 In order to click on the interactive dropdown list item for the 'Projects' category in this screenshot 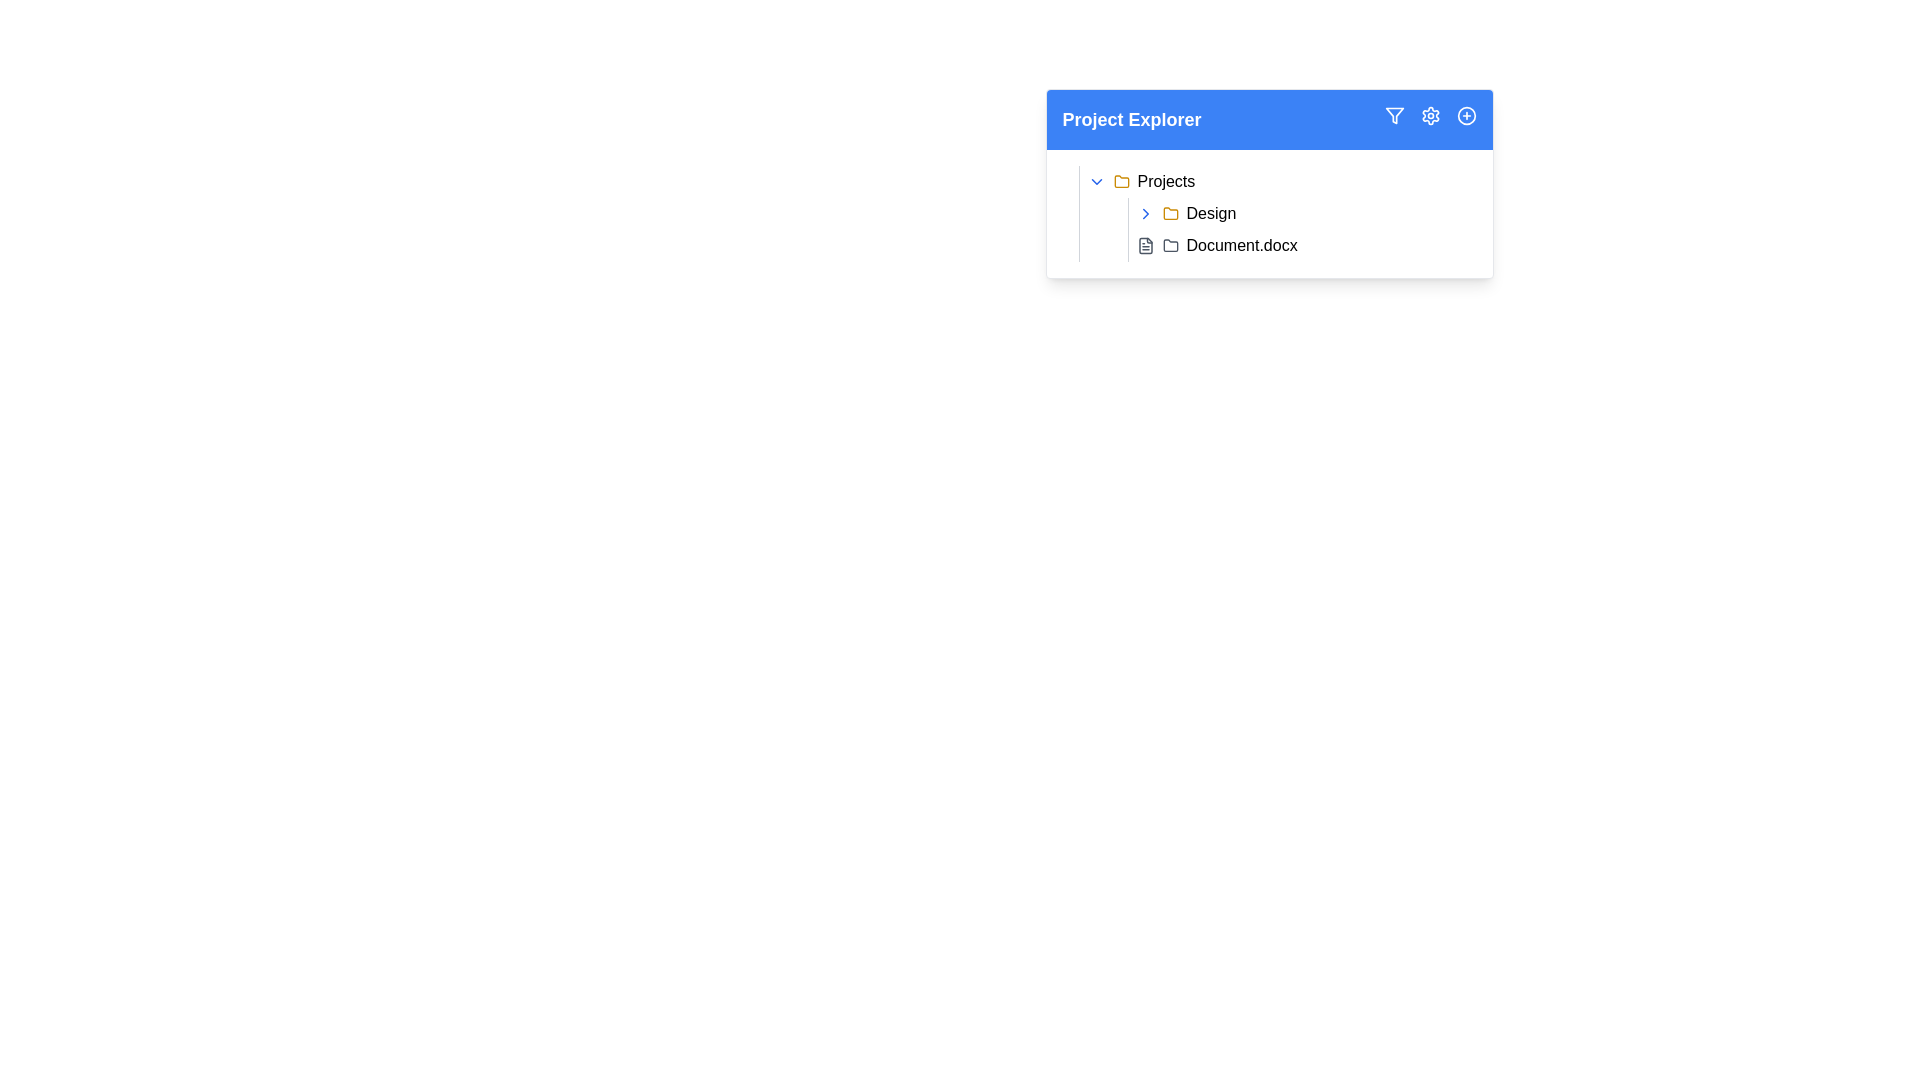, I will do `click(1276, 181)`.